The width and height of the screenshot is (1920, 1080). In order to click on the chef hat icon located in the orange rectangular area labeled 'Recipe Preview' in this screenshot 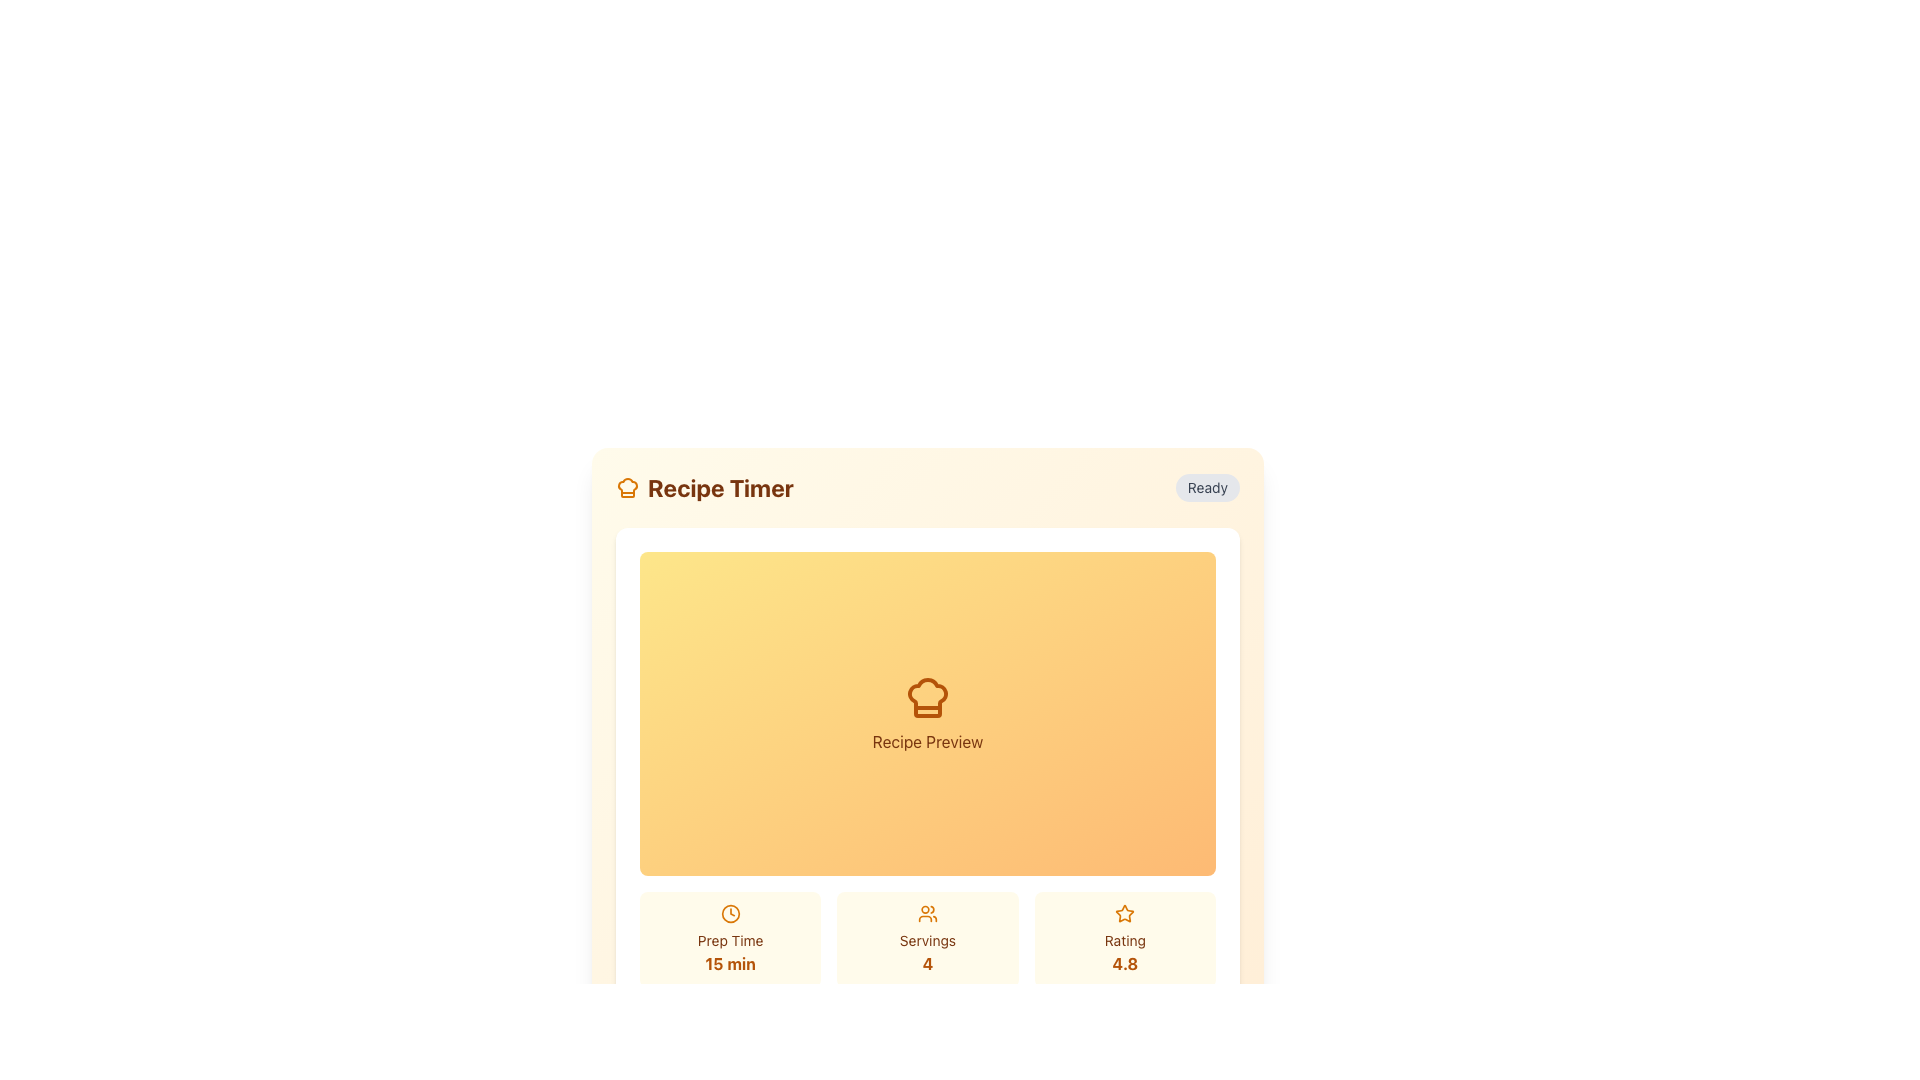, I will do `click(926, 697)`.